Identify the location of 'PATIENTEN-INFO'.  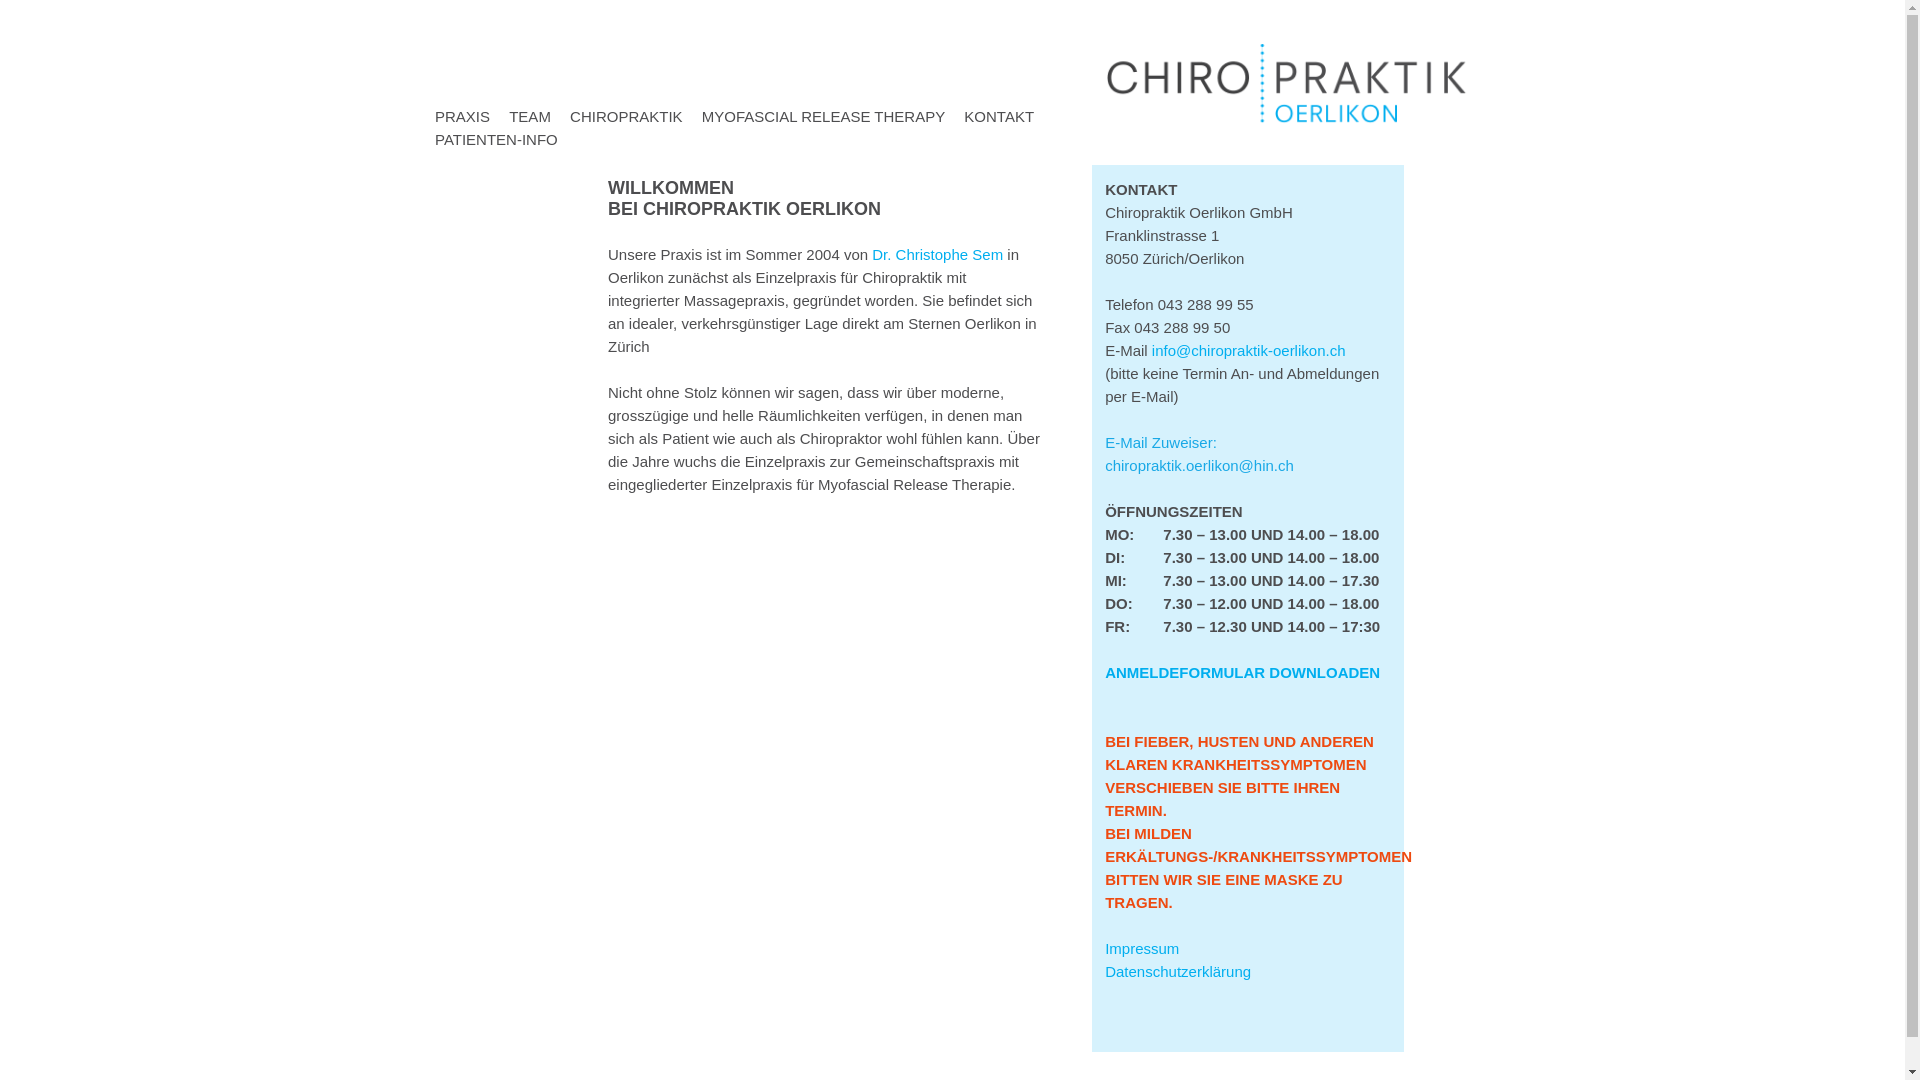
(496, 138).